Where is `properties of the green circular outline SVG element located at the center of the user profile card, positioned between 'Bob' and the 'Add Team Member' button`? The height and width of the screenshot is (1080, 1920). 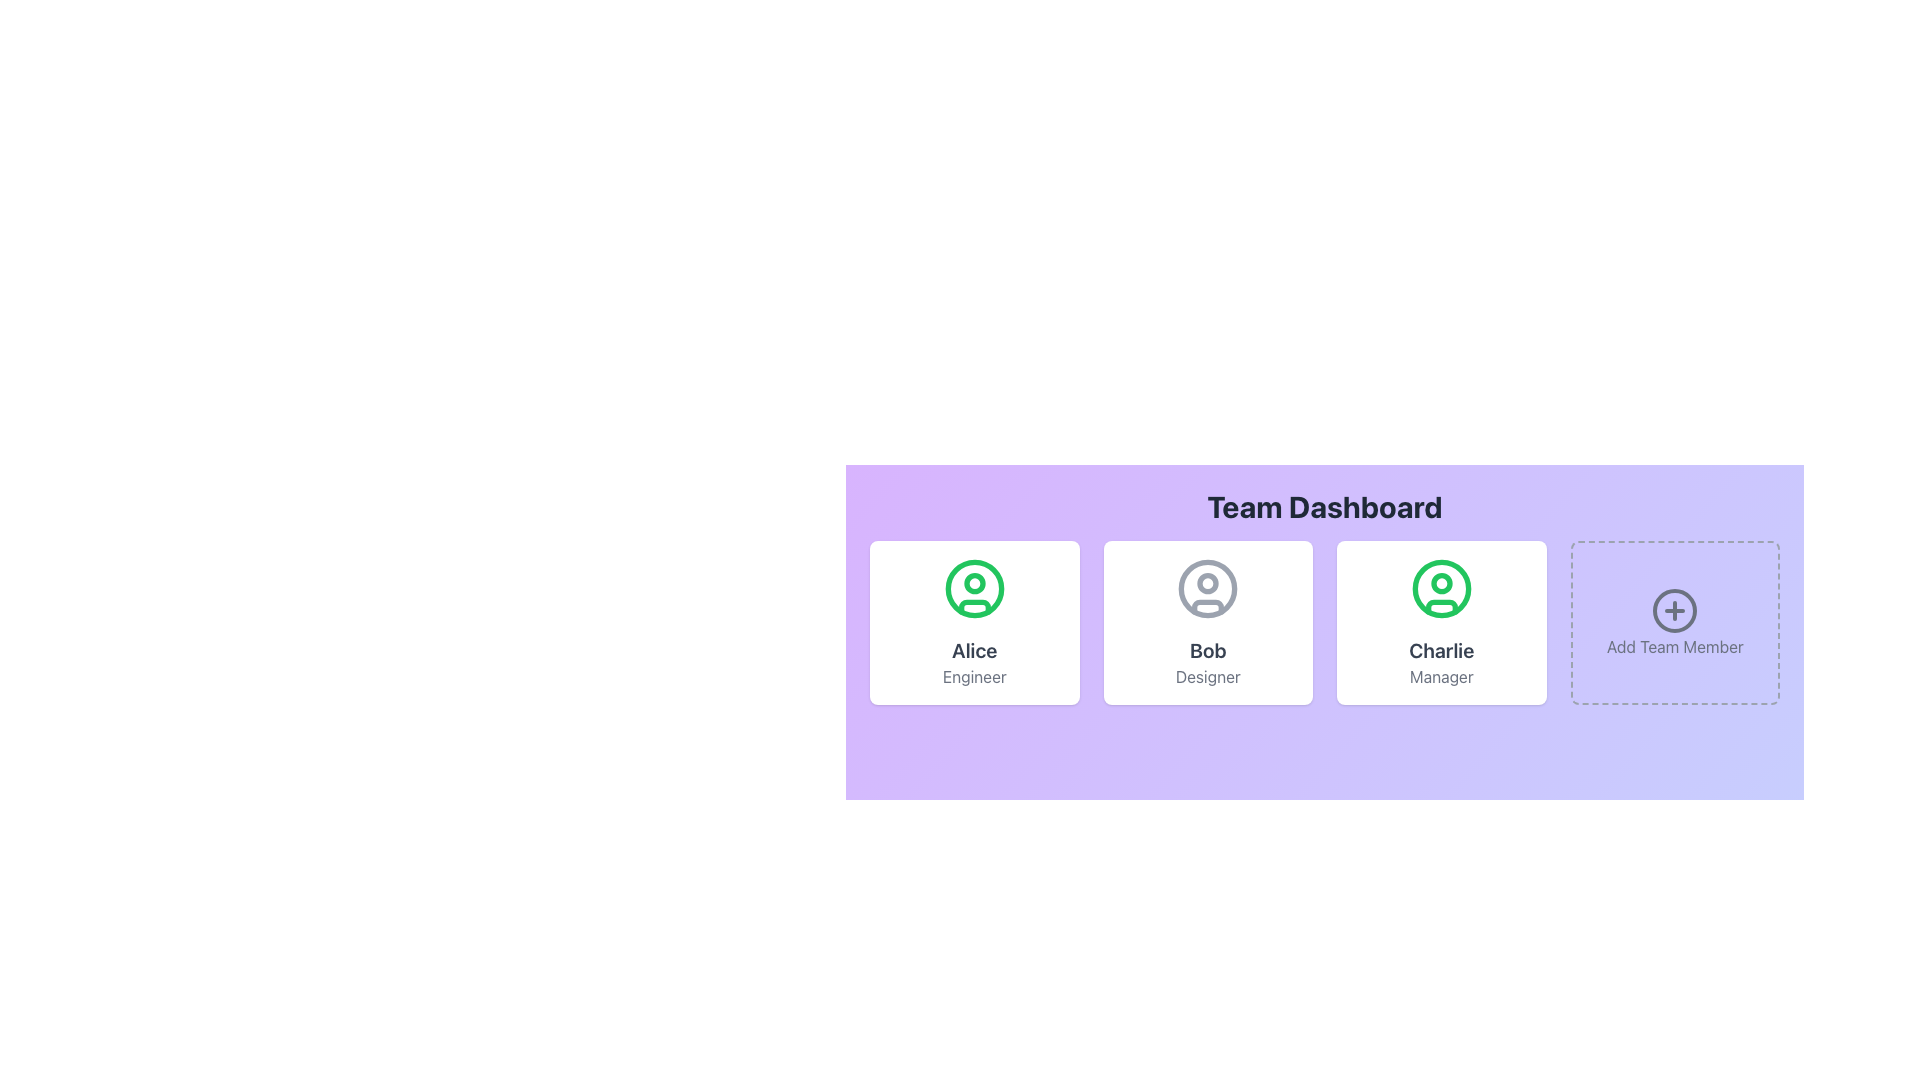 properties of the green circular outline SVG element located at the center of the user profile card, positioned between 'Bob' and the 'Add Team Member' button is located at coordinates (1441, 588).